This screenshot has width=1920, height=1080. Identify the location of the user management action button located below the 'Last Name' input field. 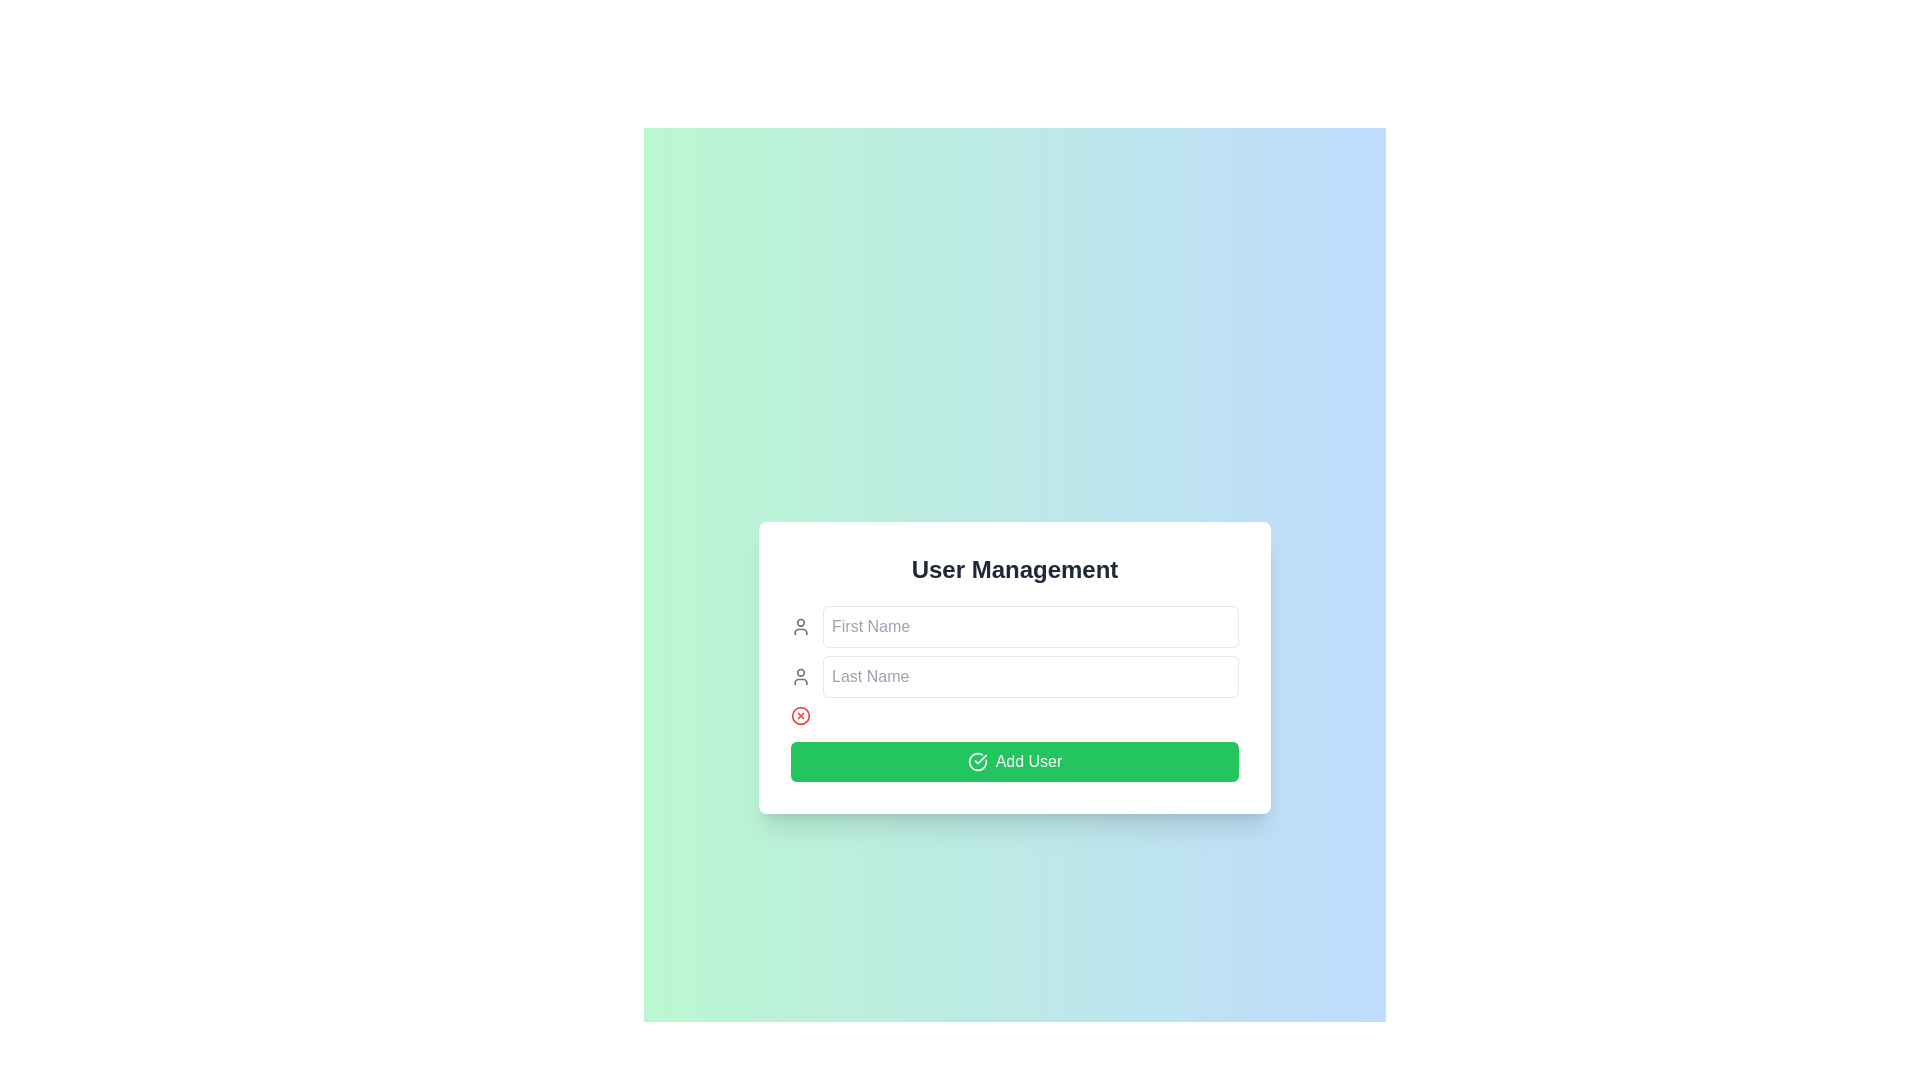
(801, 715).